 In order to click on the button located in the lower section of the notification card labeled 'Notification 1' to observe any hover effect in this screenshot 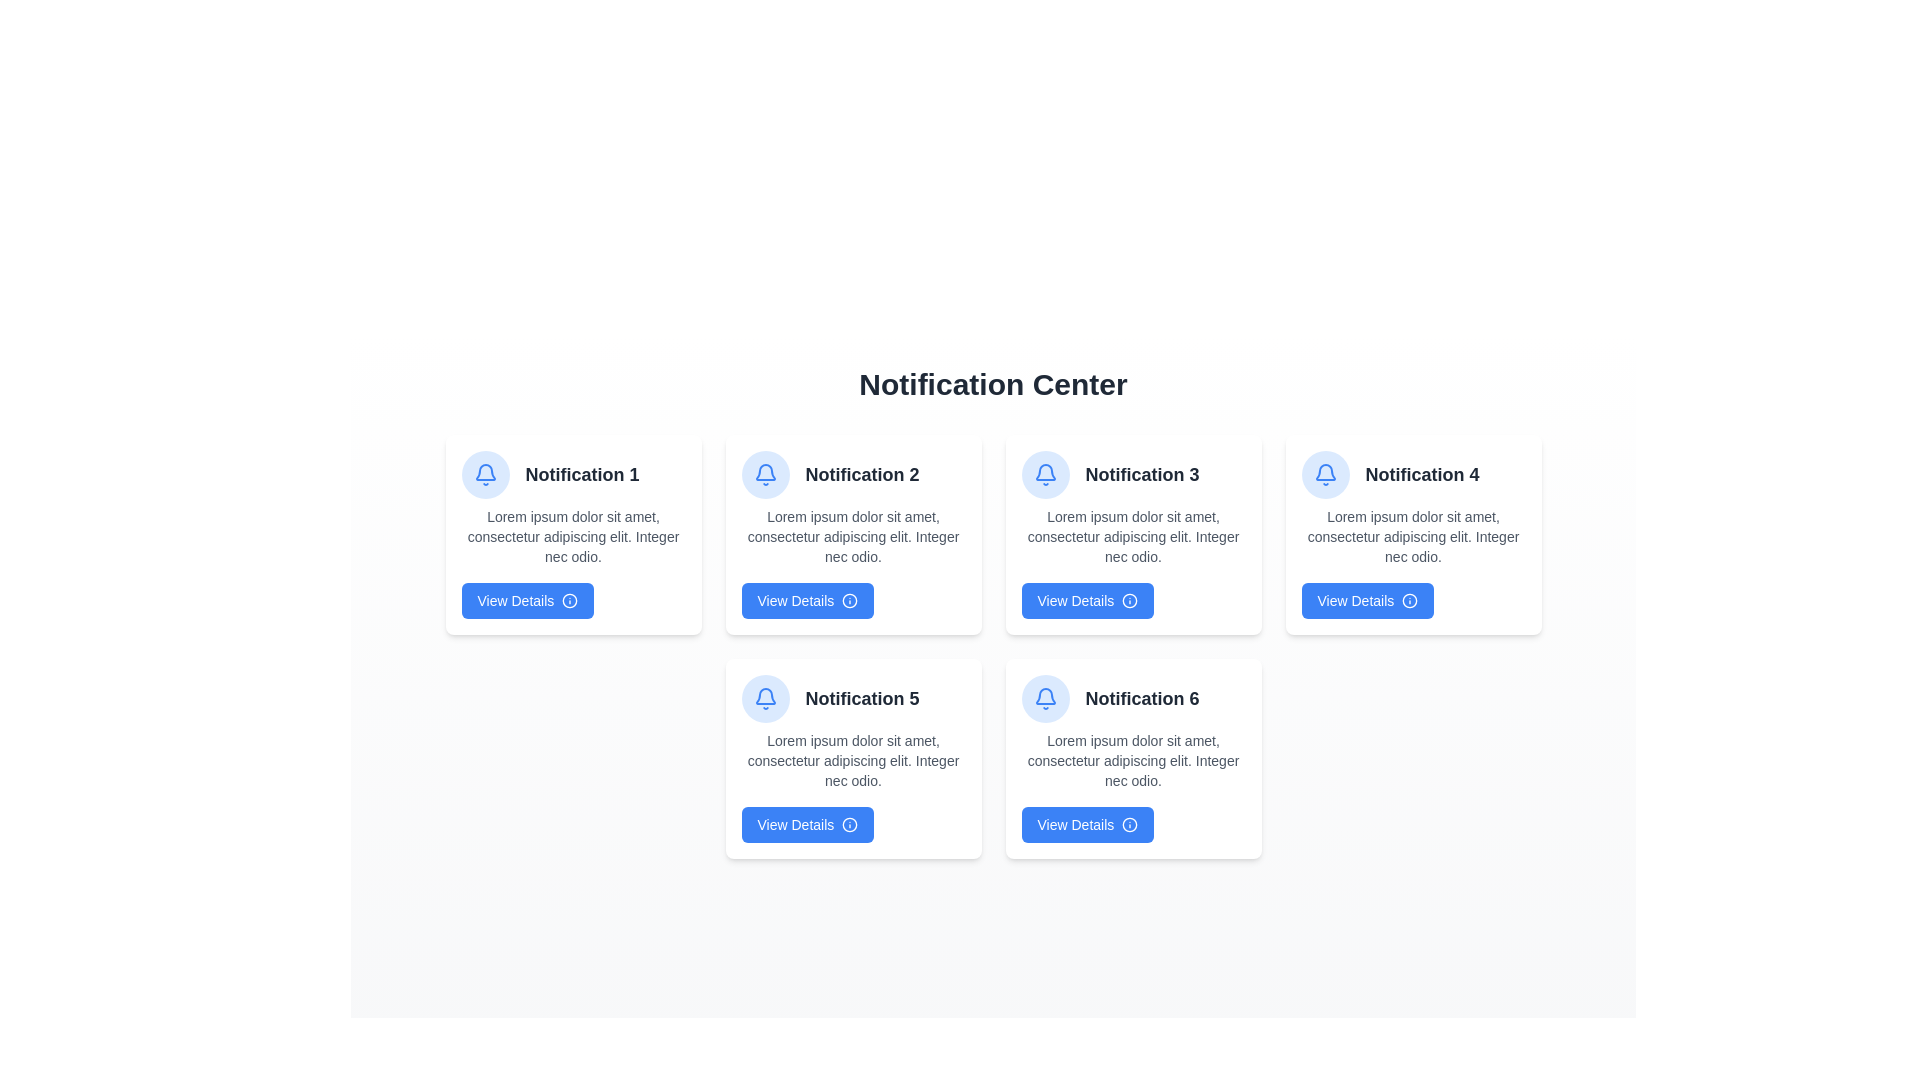, I will do `click(527, 600)`.